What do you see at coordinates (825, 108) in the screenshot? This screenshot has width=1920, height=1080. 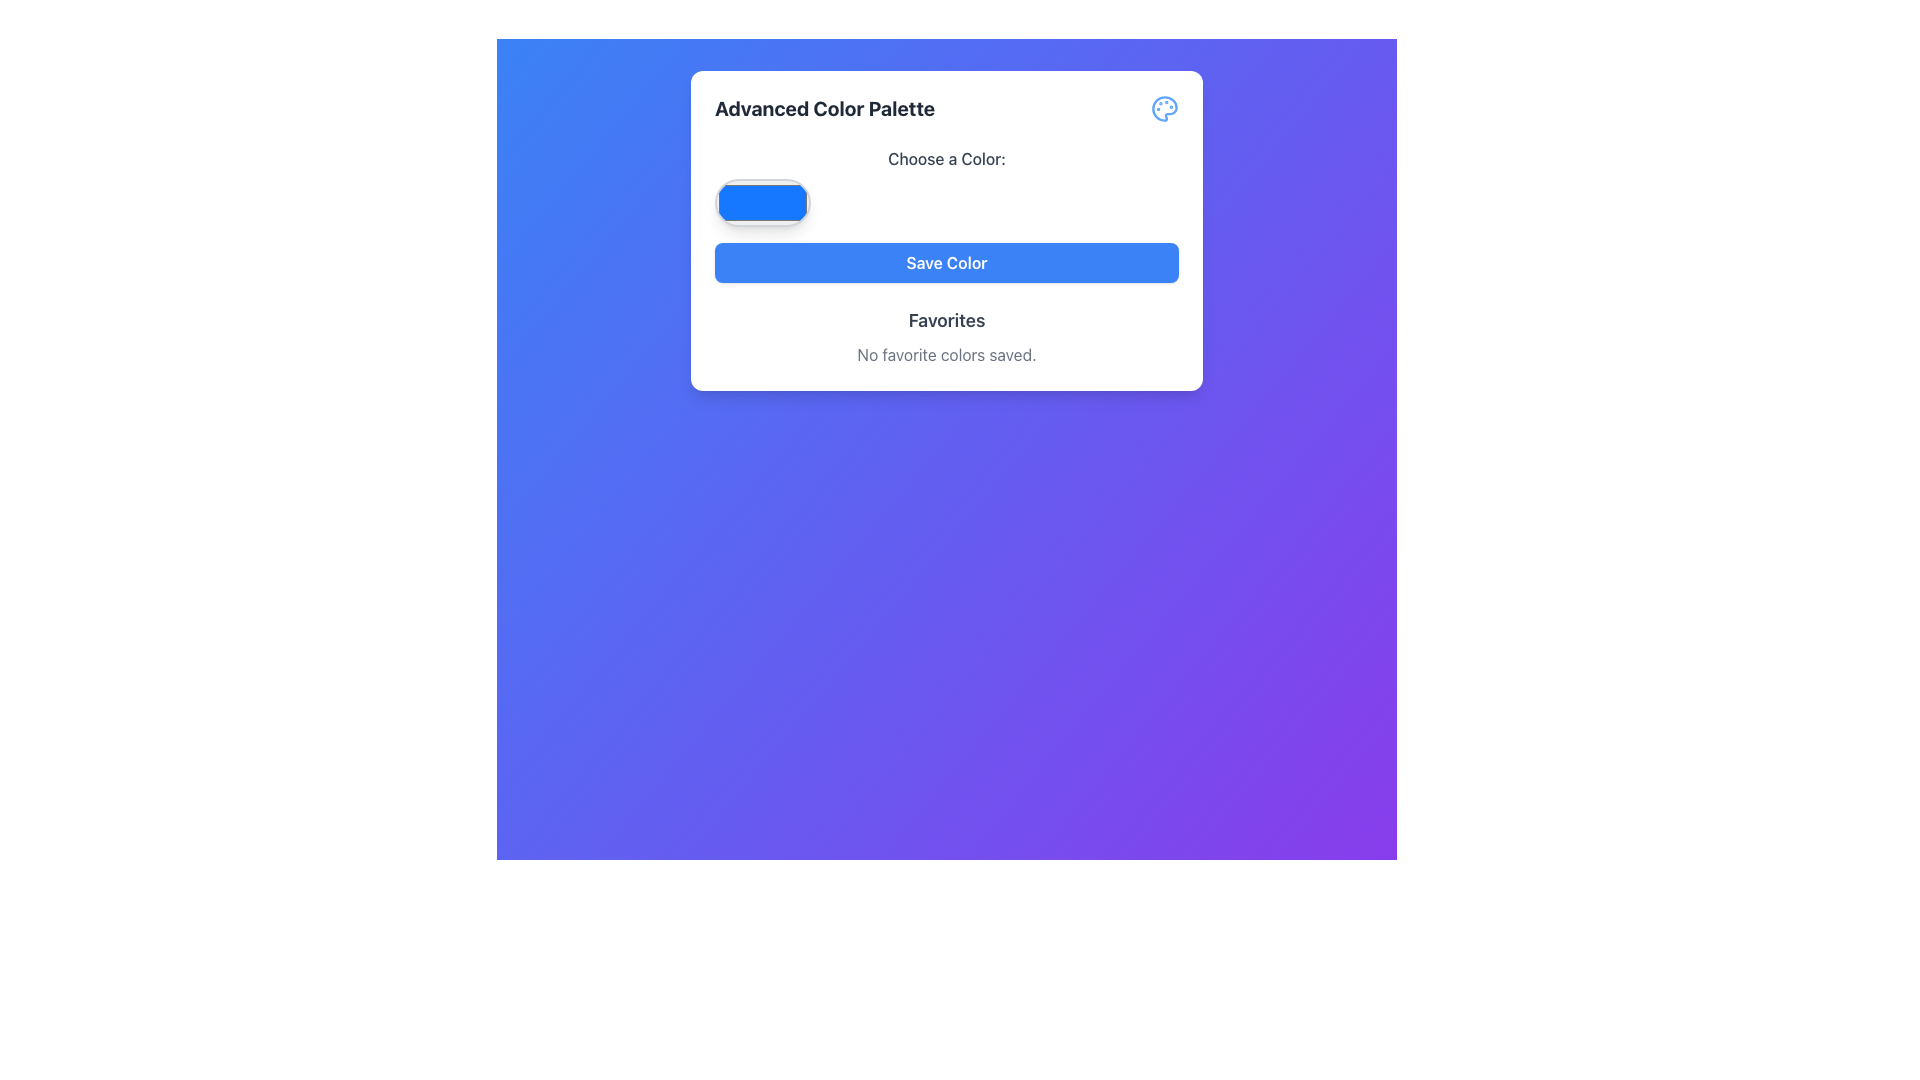 I see `the text header 'Advanced Color Palette'` at bounding box center [825, 108].